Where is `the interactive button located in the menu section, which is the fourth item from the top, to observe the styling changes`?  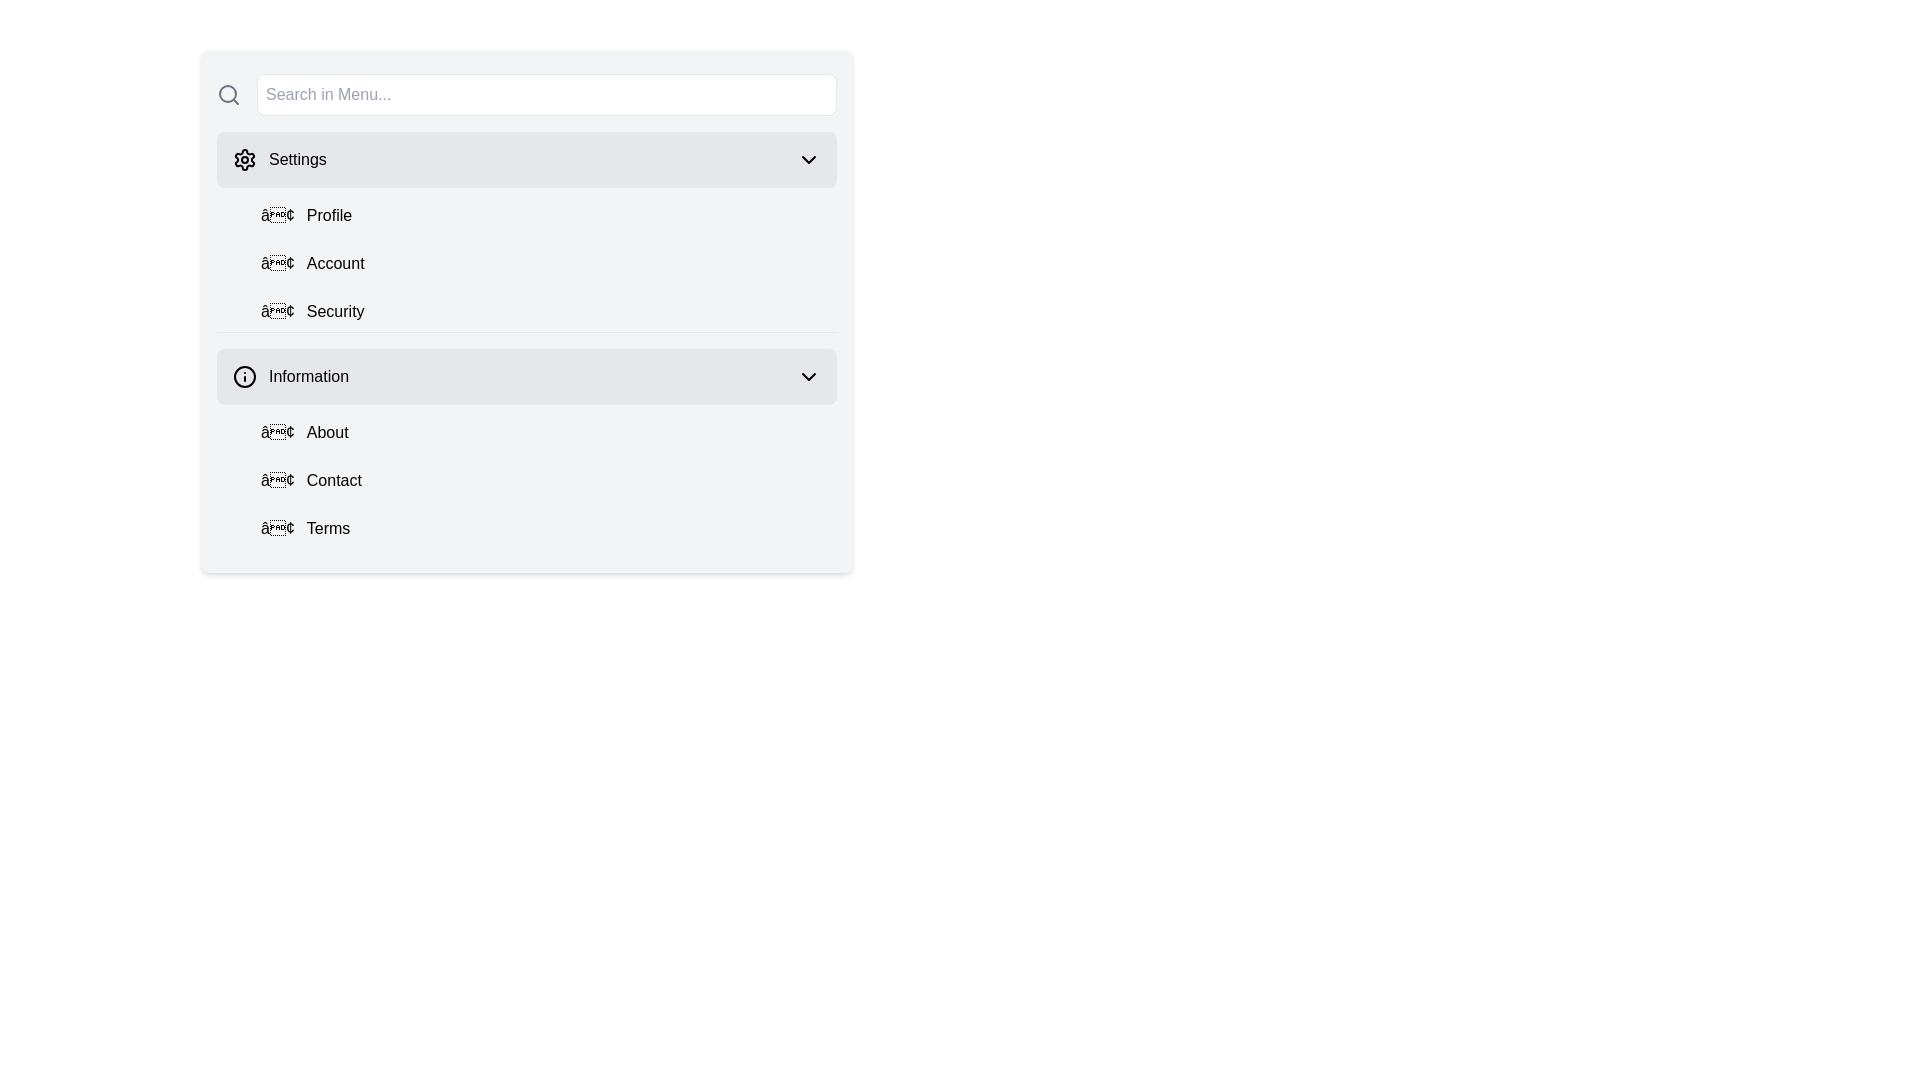 the interactive button located in the menu section, which is the fourth item from the top, to observe the styling changes is located at coordinates (527, 377).